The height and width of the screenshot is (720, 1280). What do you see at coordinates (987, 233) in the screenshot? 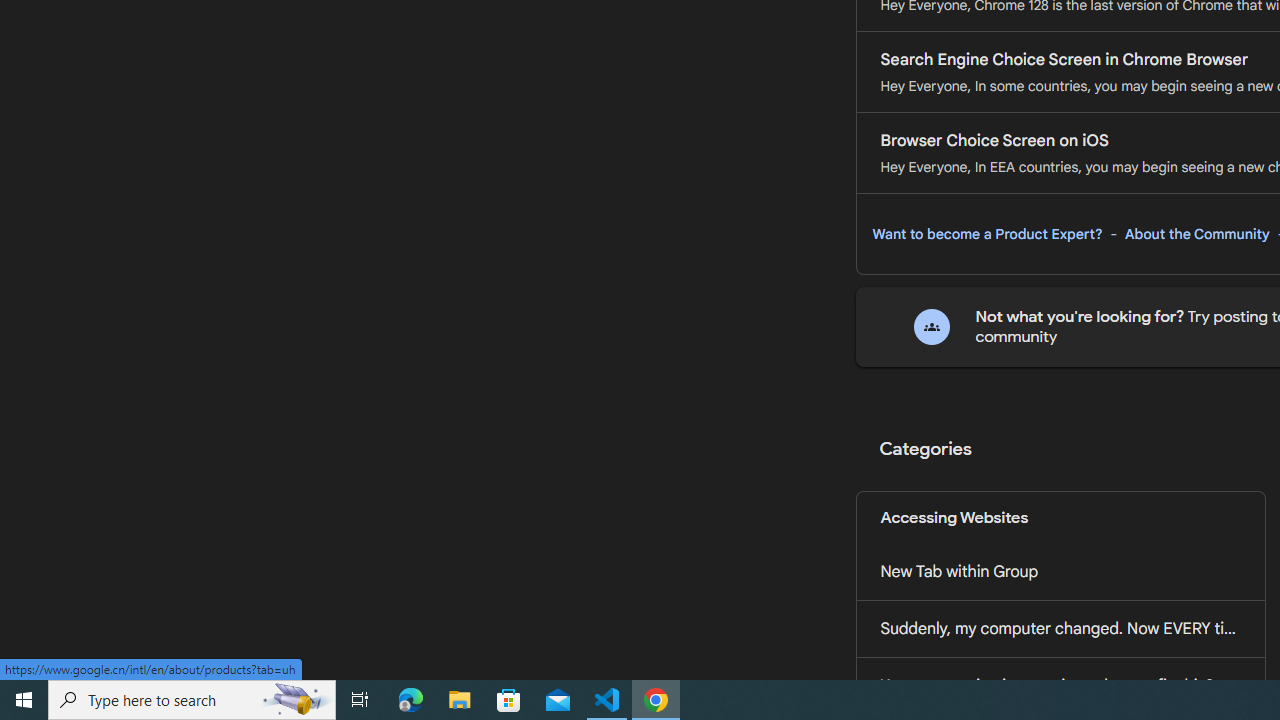
I see `'Want to become a Product Expert?'` at bounding box center [987, 233].